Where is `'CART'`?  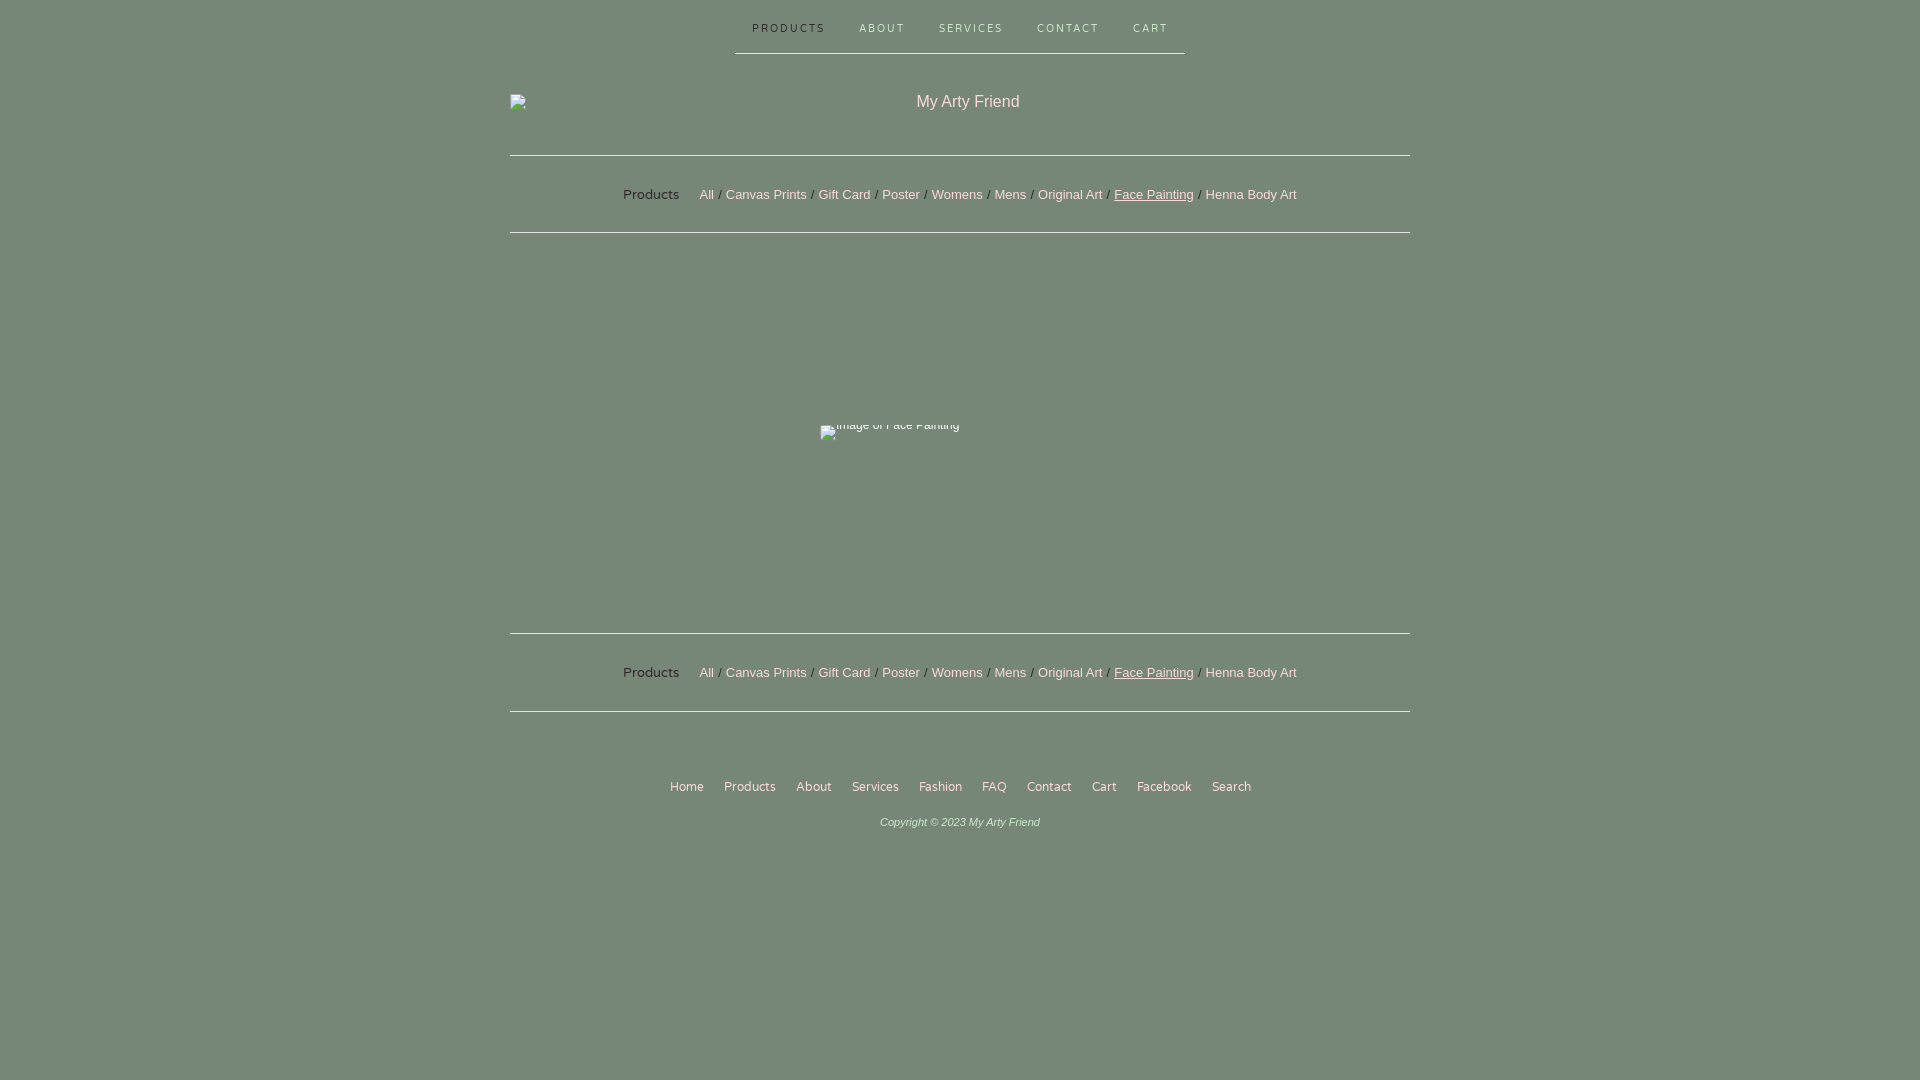
'CART' is located at coordinates (1150, 26).